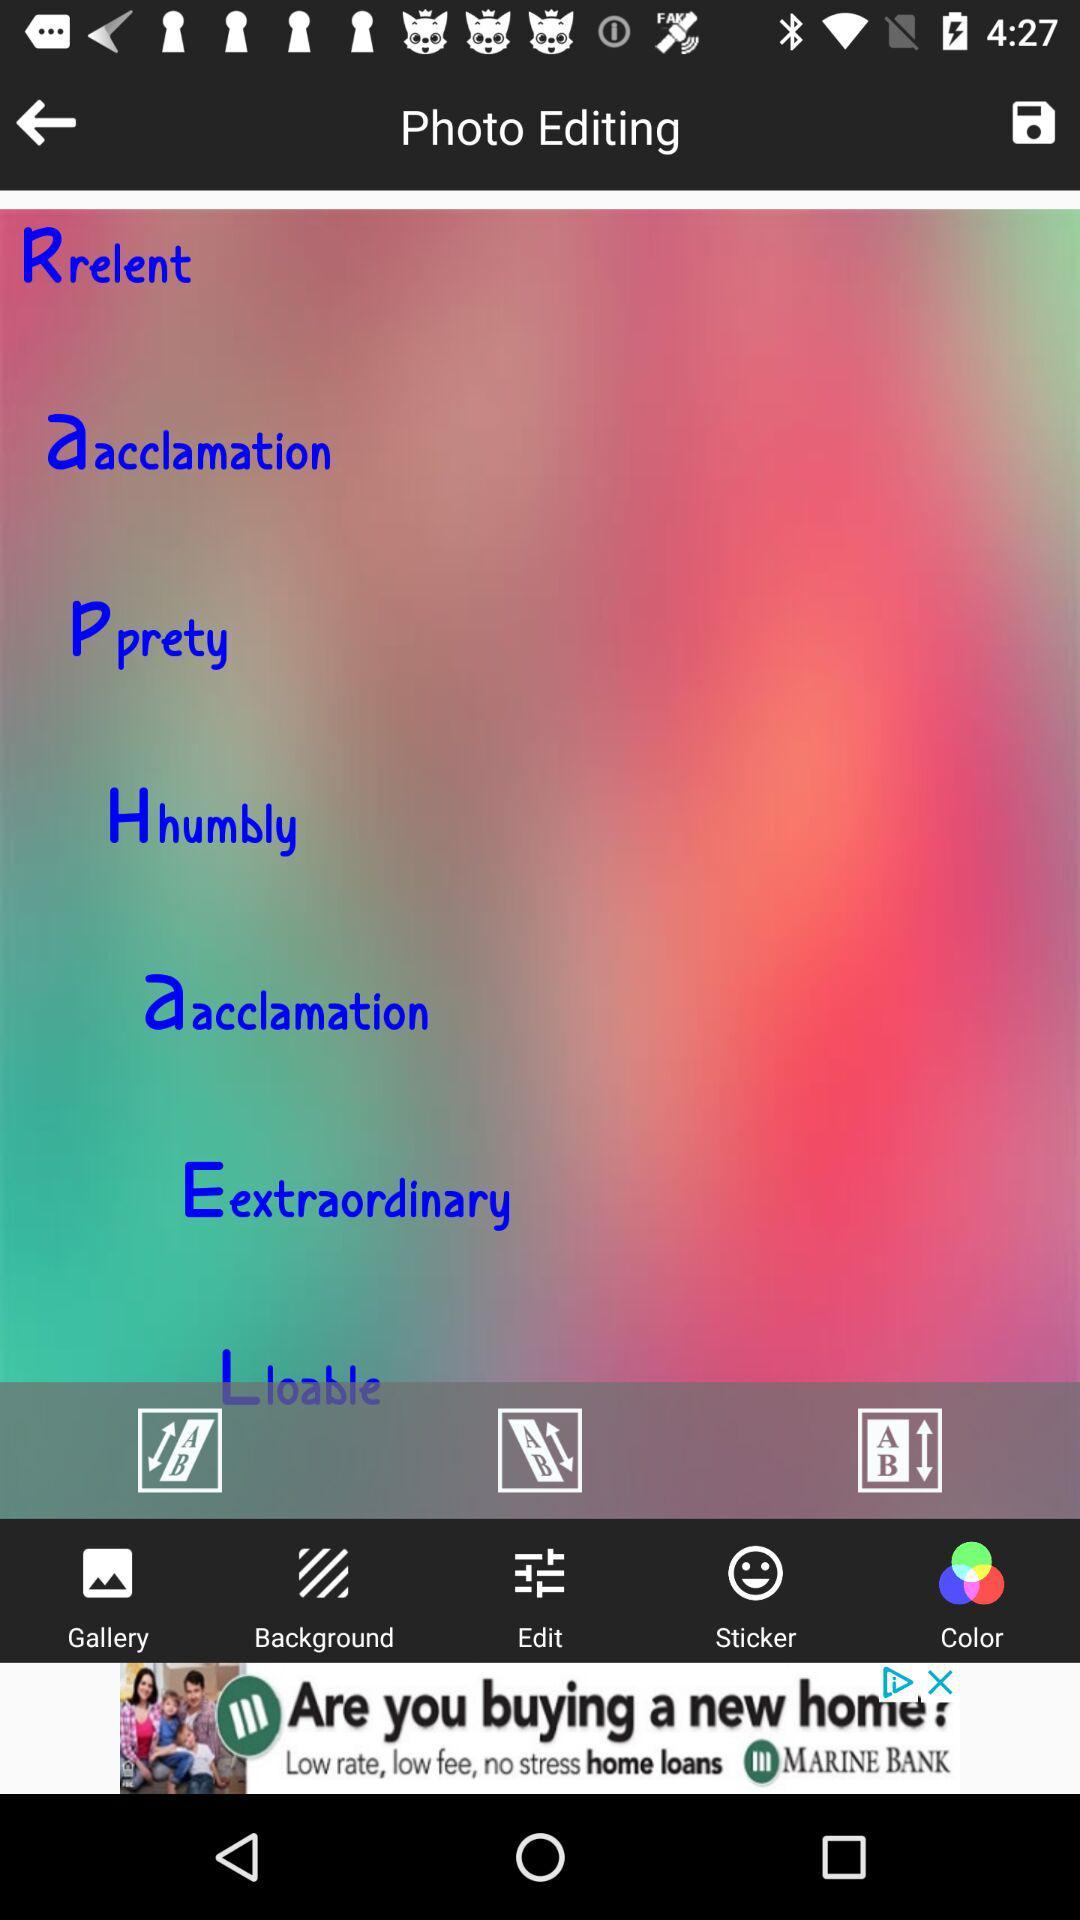 The image size is (1080, 1920). I want to click on go back, so click(45, 121).